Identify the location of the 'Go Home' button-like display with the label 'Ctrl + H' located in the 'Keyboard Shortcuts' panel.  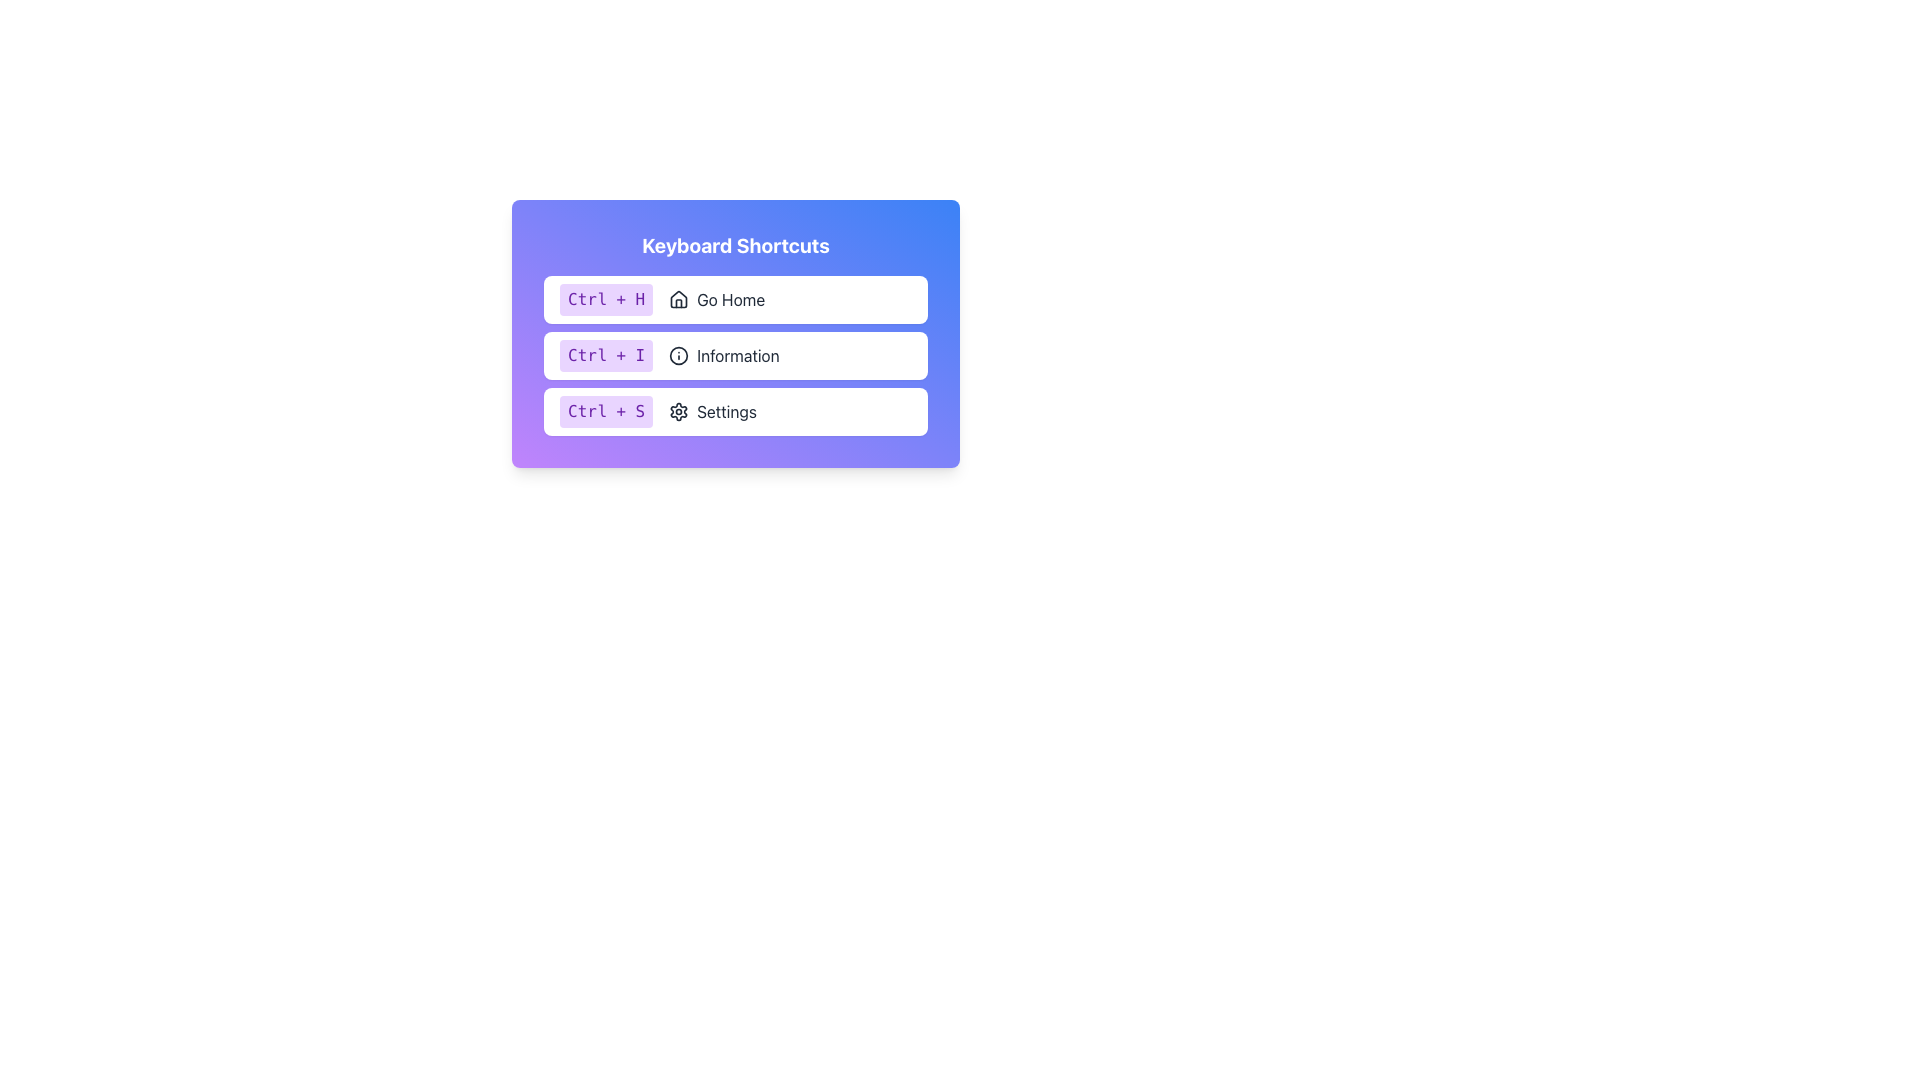
(734, 300).